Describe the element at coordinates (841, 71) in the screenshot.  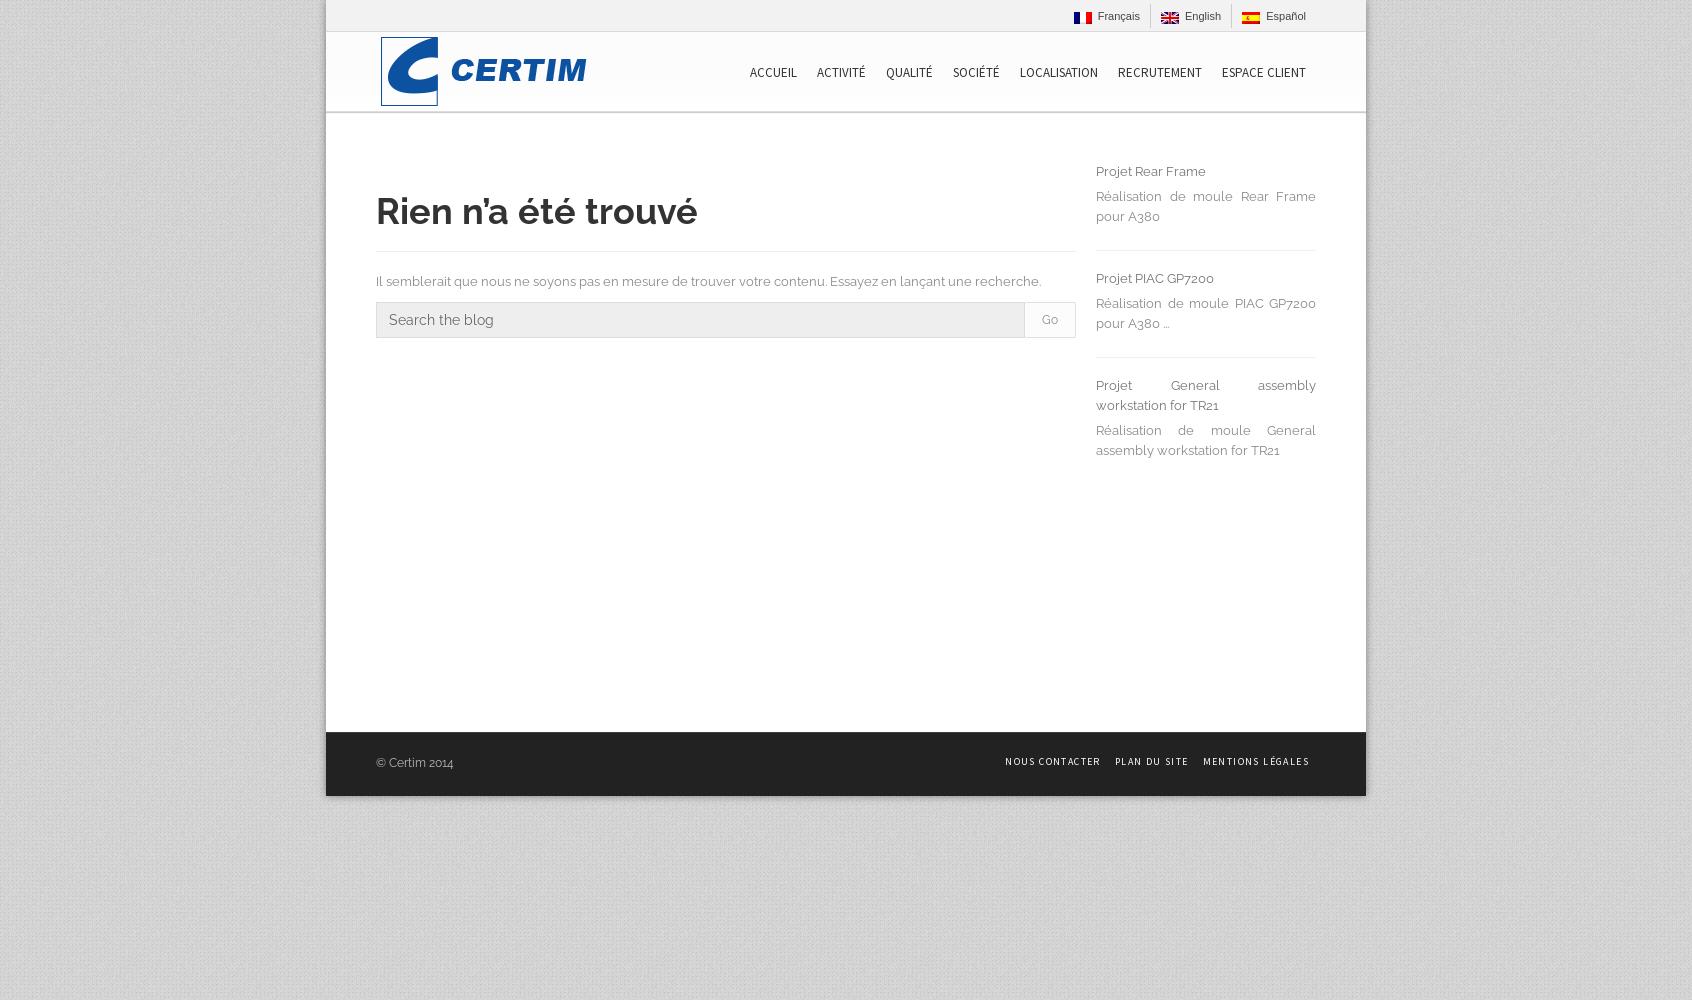
I see `'Activité'` at that location.